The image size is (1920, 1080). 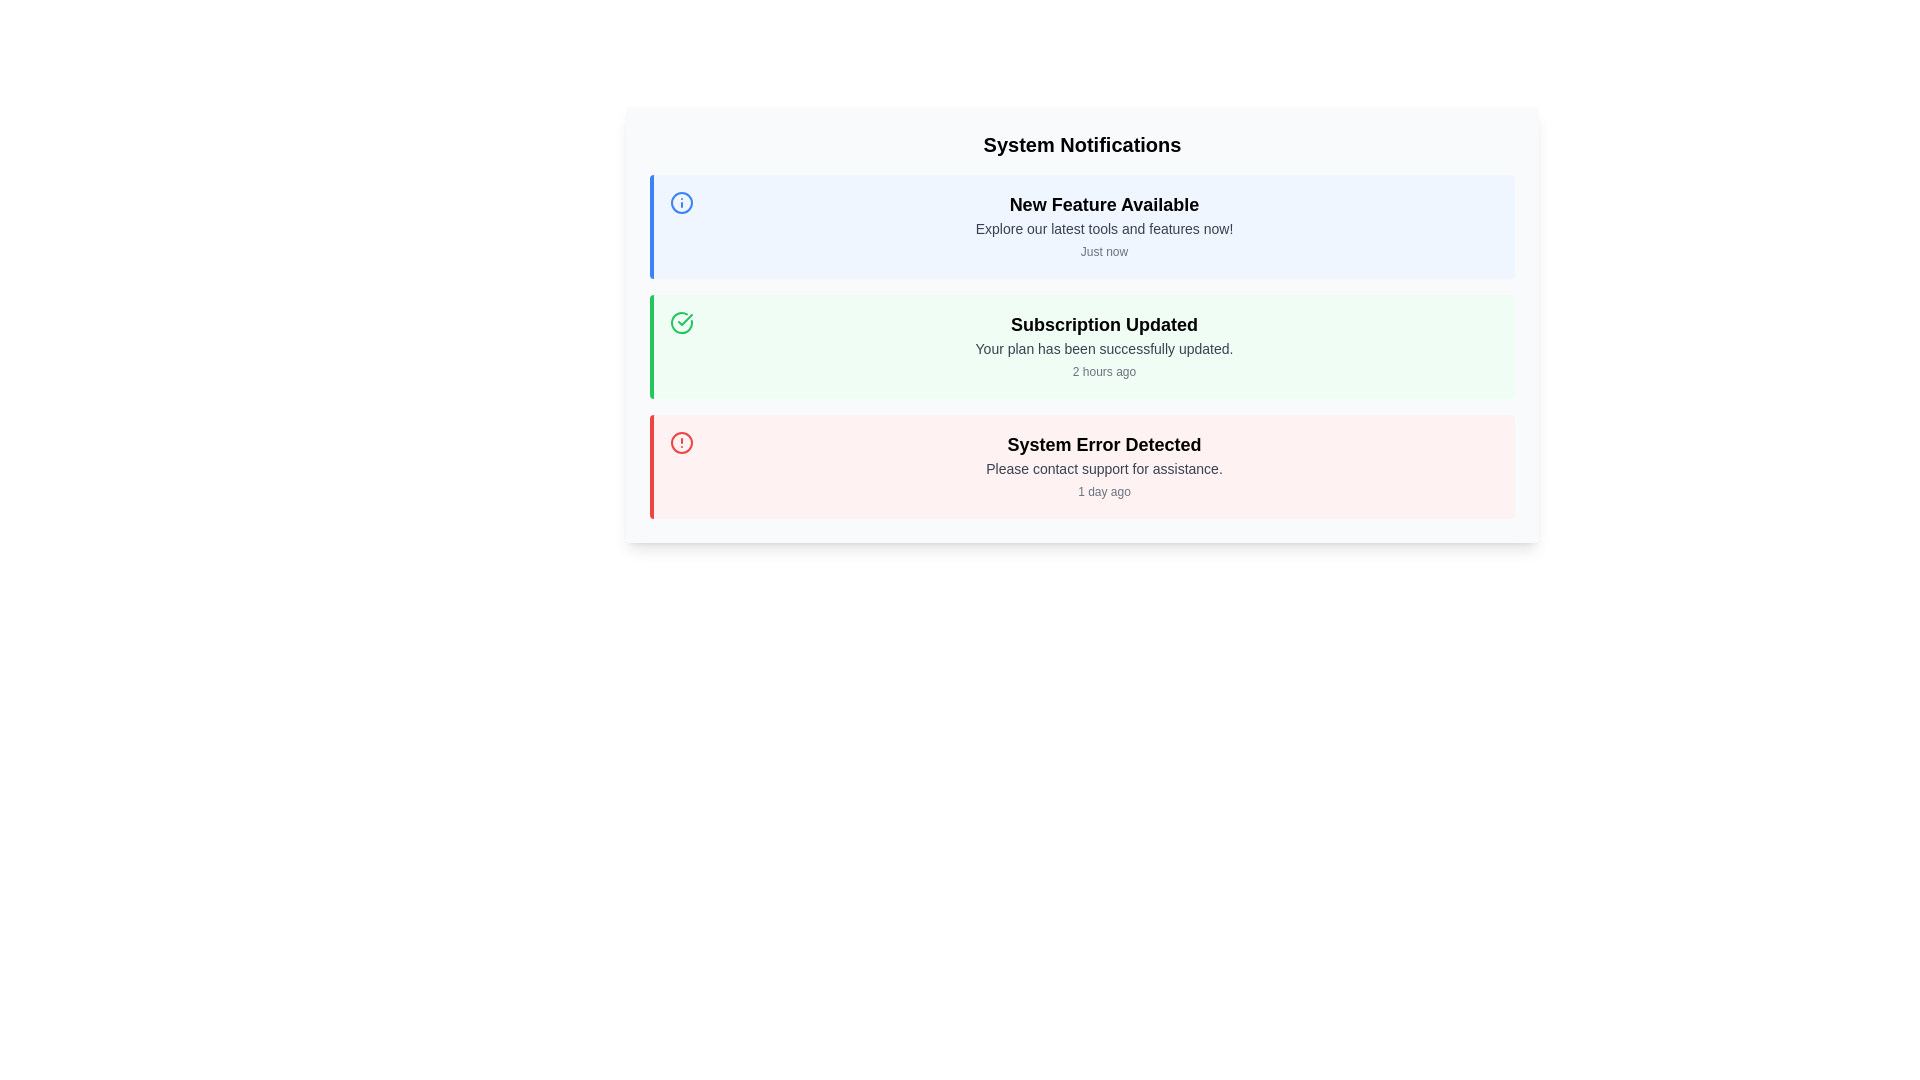 What do you see at coordinates (1103, 371) in the screenshot?
I see `the timestamp text label located at the bottom-right of the green notification box titled 'Subscription Updated.'` at bounding box center [1103, 371].